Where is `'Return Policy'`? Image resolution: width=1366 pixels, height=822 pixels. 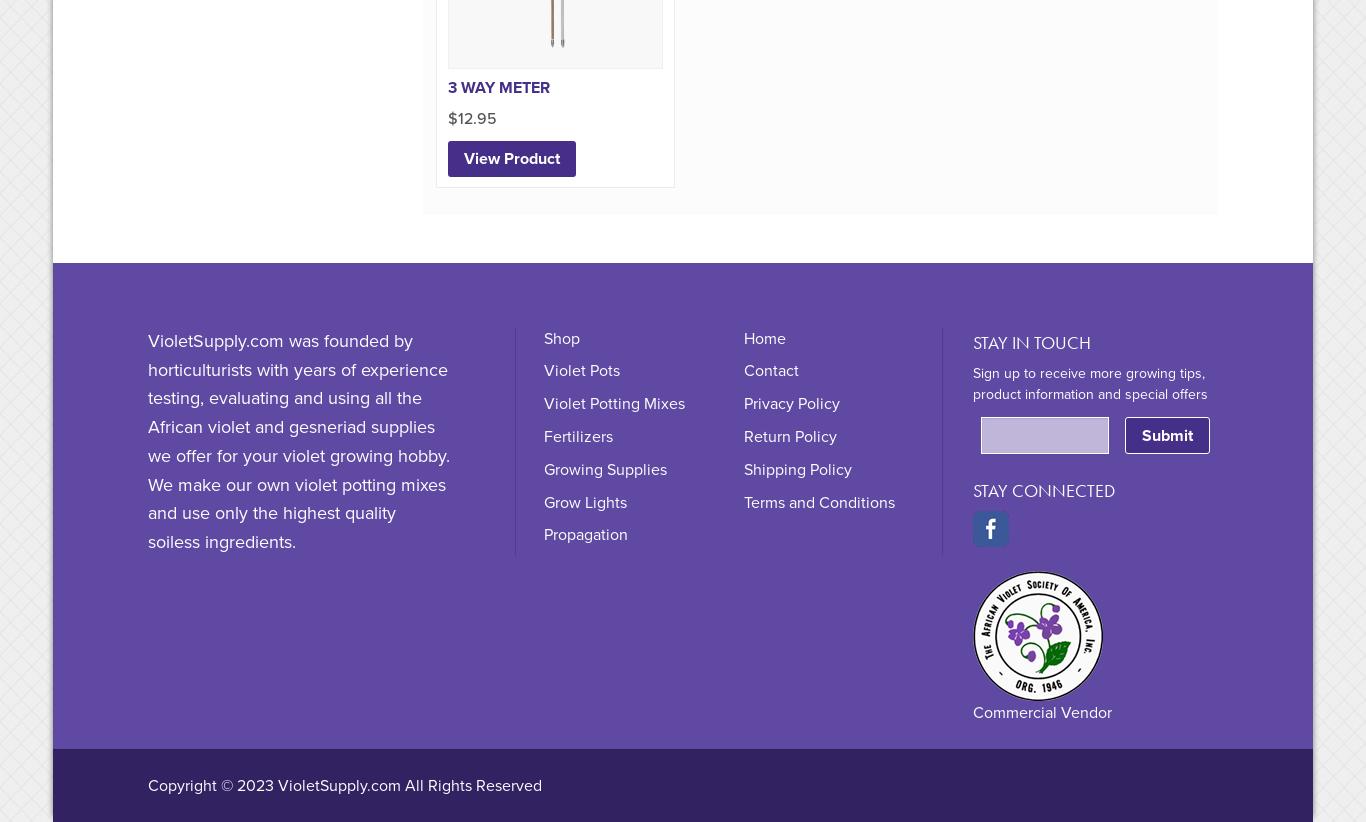 'Return Policy' is located at coordinates (789, 435).